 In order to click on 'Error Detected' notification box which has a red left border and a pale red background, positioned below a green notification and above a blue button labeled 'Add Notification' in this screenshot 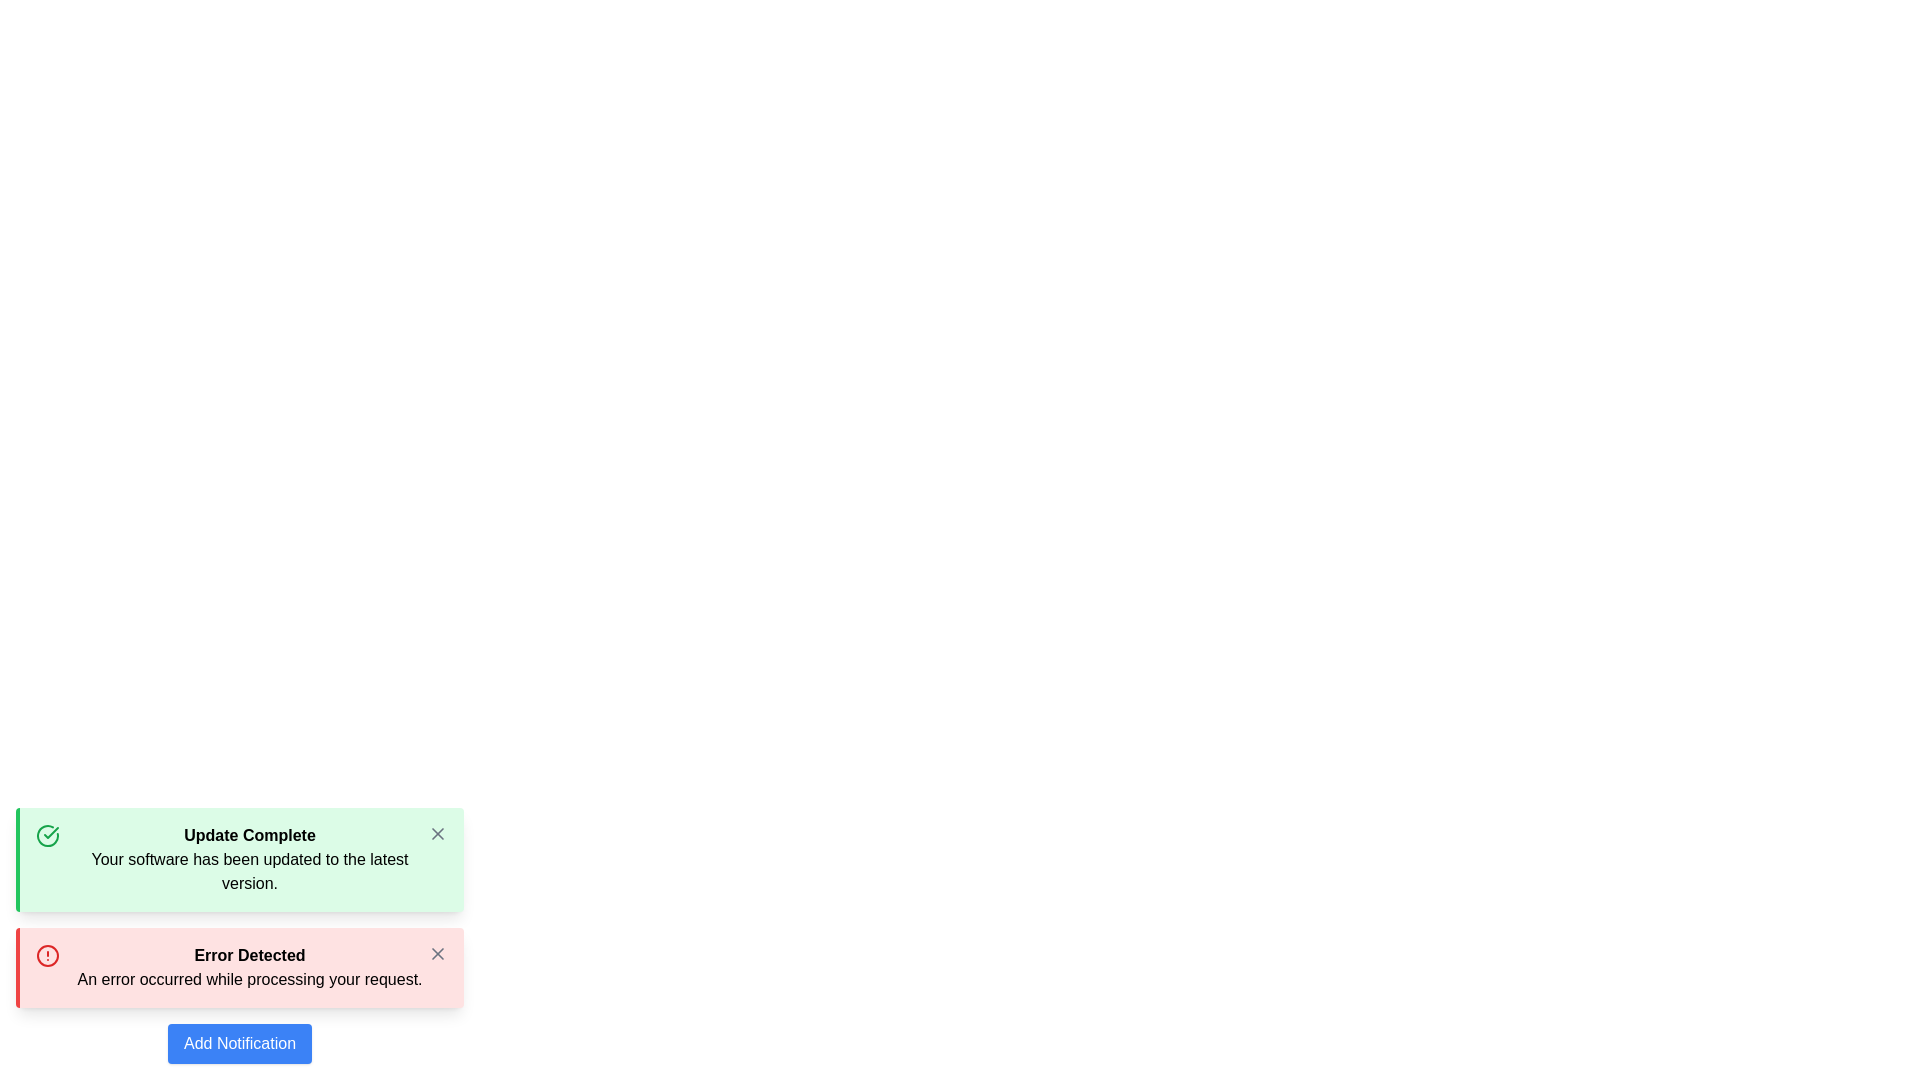, I will do `click(240, 967)`.